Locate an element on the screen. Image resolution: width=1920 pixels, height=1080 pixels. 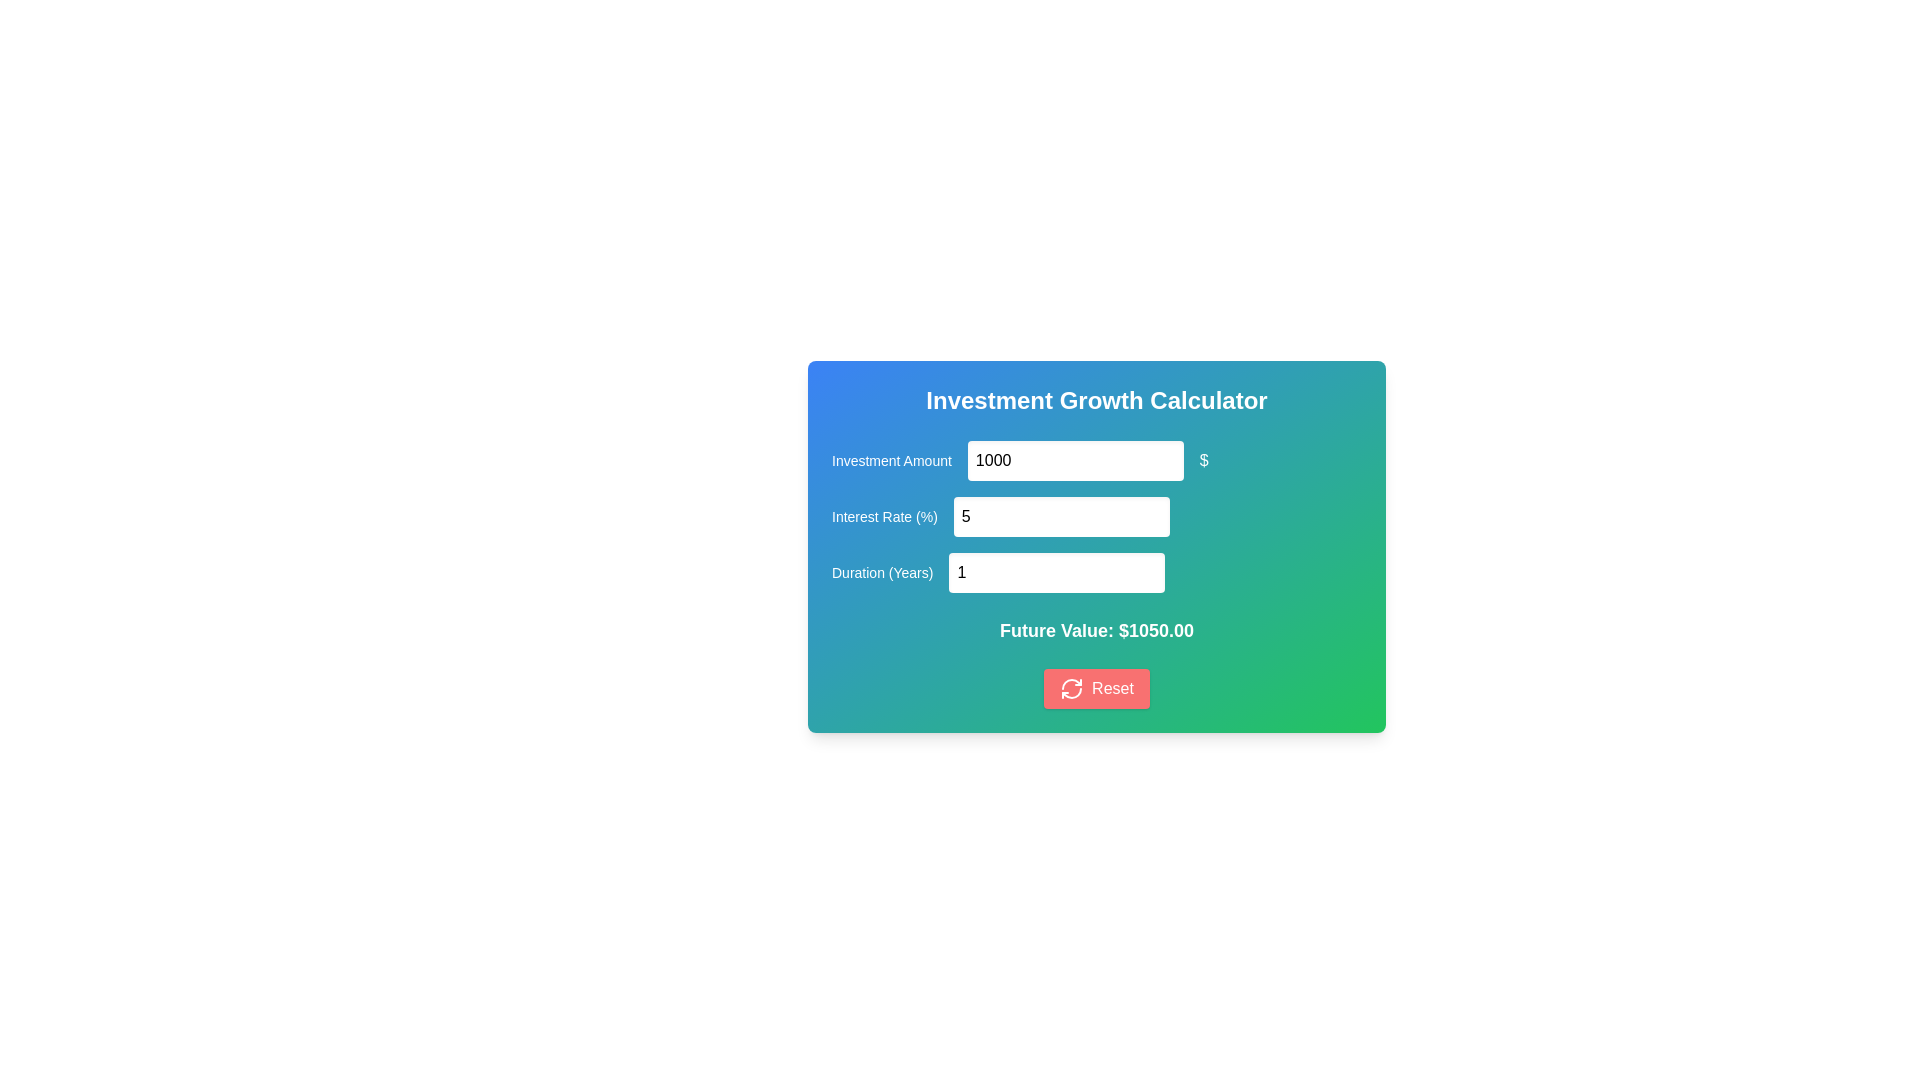
the input fields of the Interactive calculator interface for entering data, located below the title 'Investment Growth Calculator' is located at coordinates (1096, 547).